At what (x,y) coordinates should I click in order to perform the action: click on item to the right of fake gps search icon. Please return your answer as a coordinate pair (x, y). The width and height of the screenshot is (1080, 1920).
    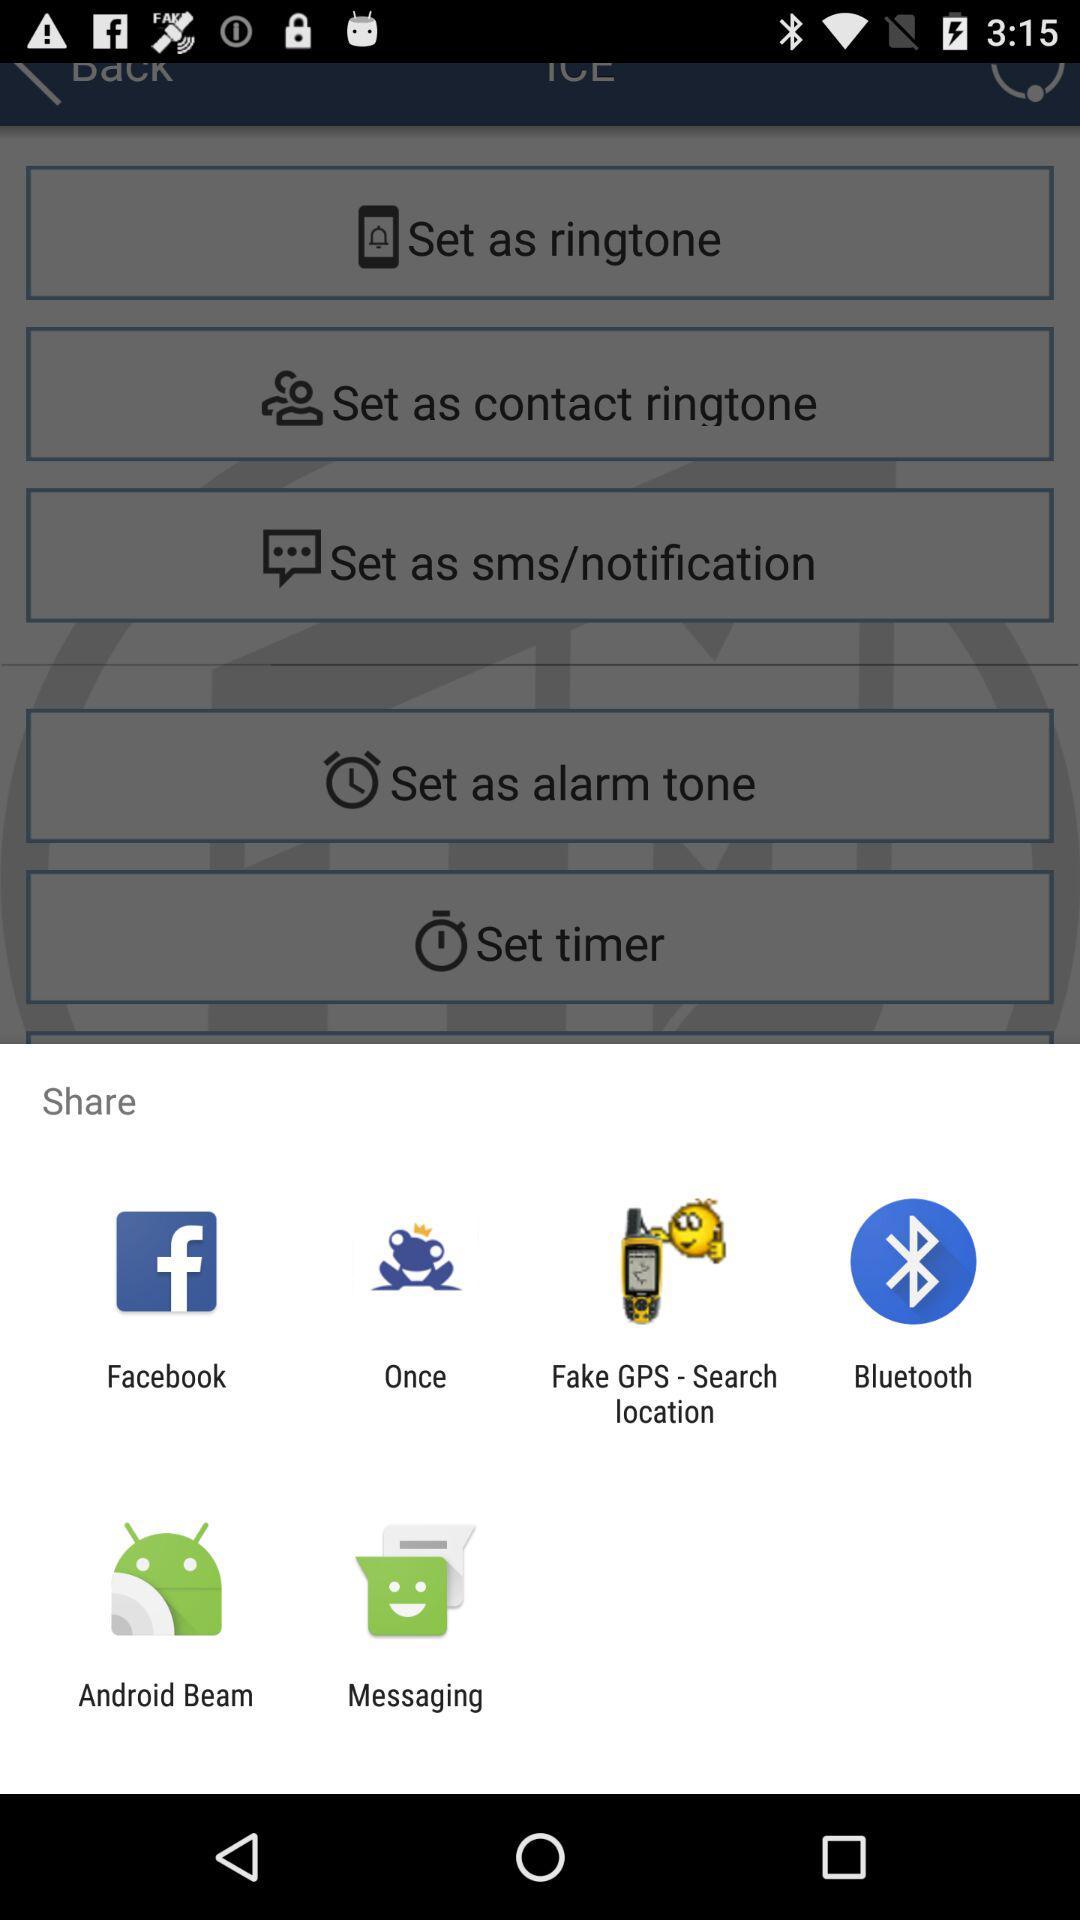
    Looking at the image, I should click on (913, 1392).